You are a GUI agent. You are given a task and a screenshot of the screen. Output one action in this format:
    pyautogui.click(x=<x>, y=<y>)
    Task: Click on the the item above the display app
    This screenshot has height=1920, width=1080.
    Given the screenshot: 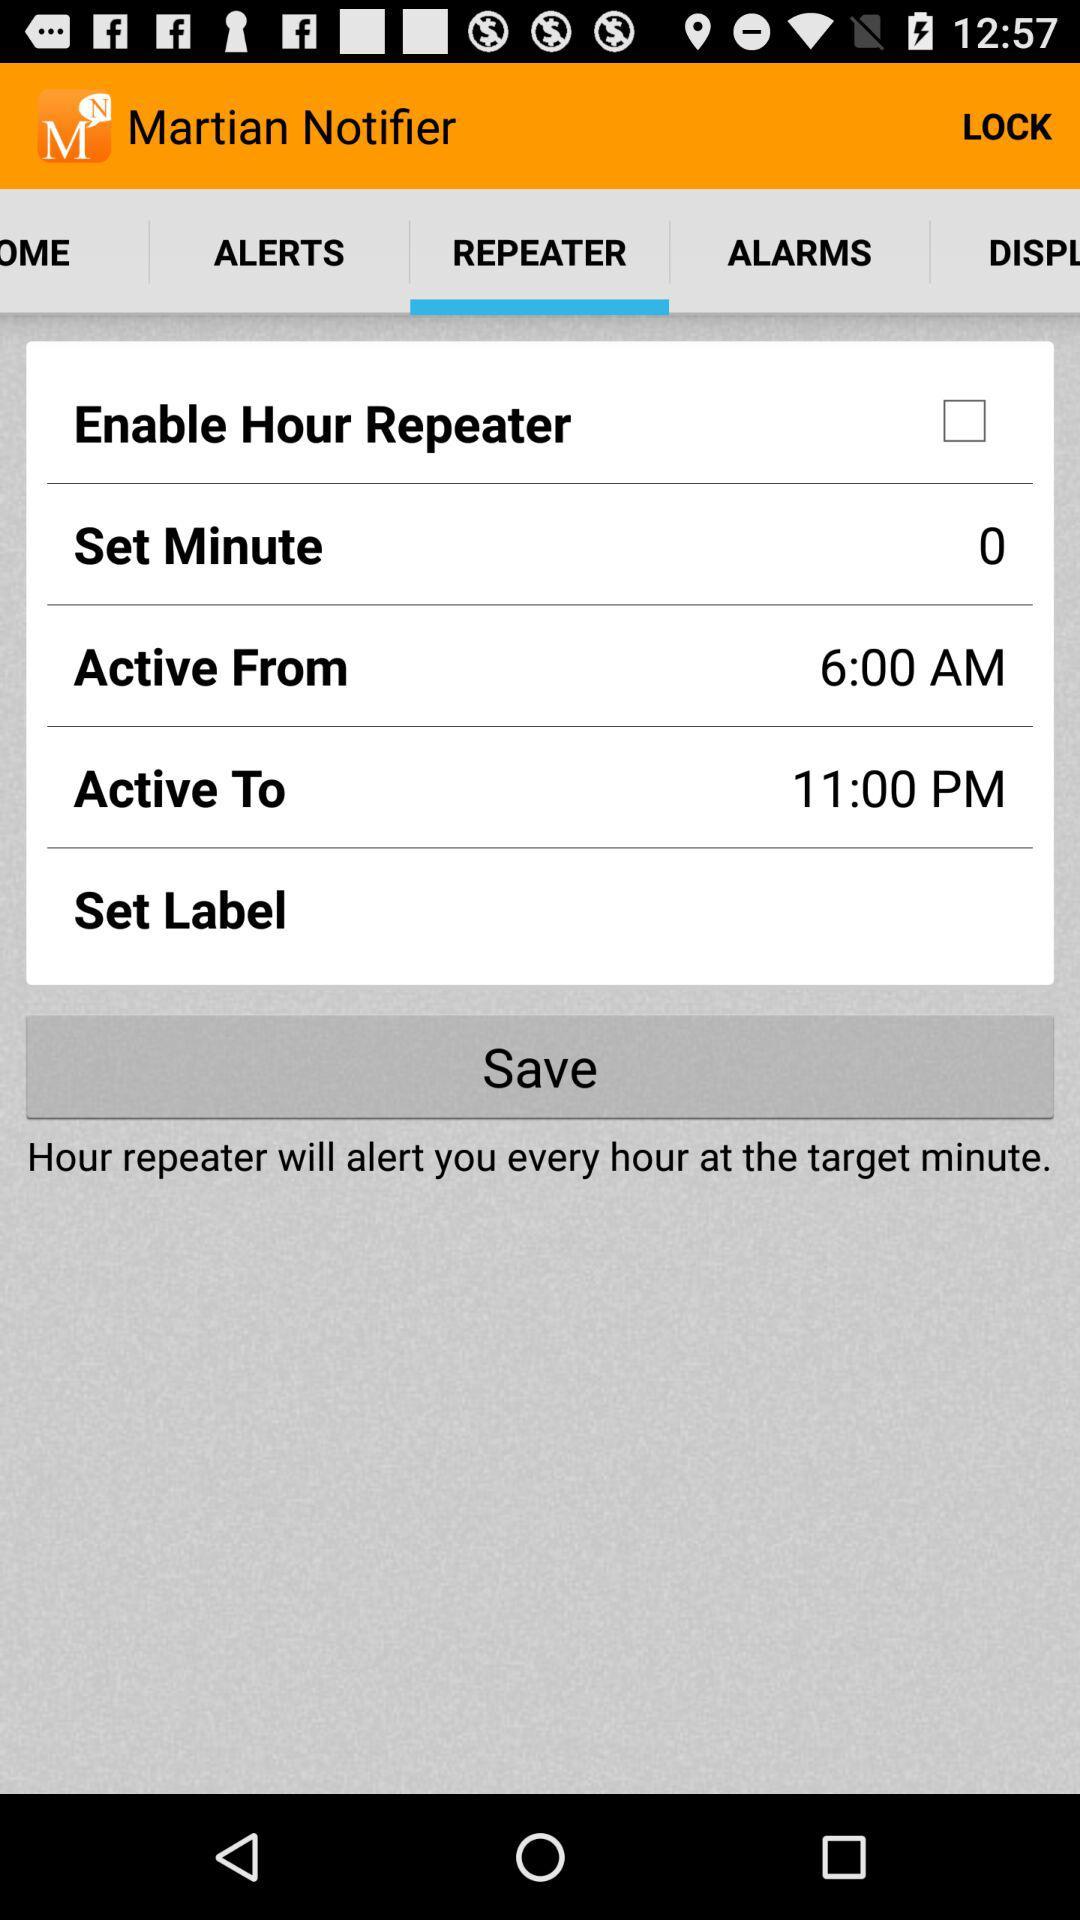 What is the action you would take?
    pyautogui.click(x=1006, y=124)
    